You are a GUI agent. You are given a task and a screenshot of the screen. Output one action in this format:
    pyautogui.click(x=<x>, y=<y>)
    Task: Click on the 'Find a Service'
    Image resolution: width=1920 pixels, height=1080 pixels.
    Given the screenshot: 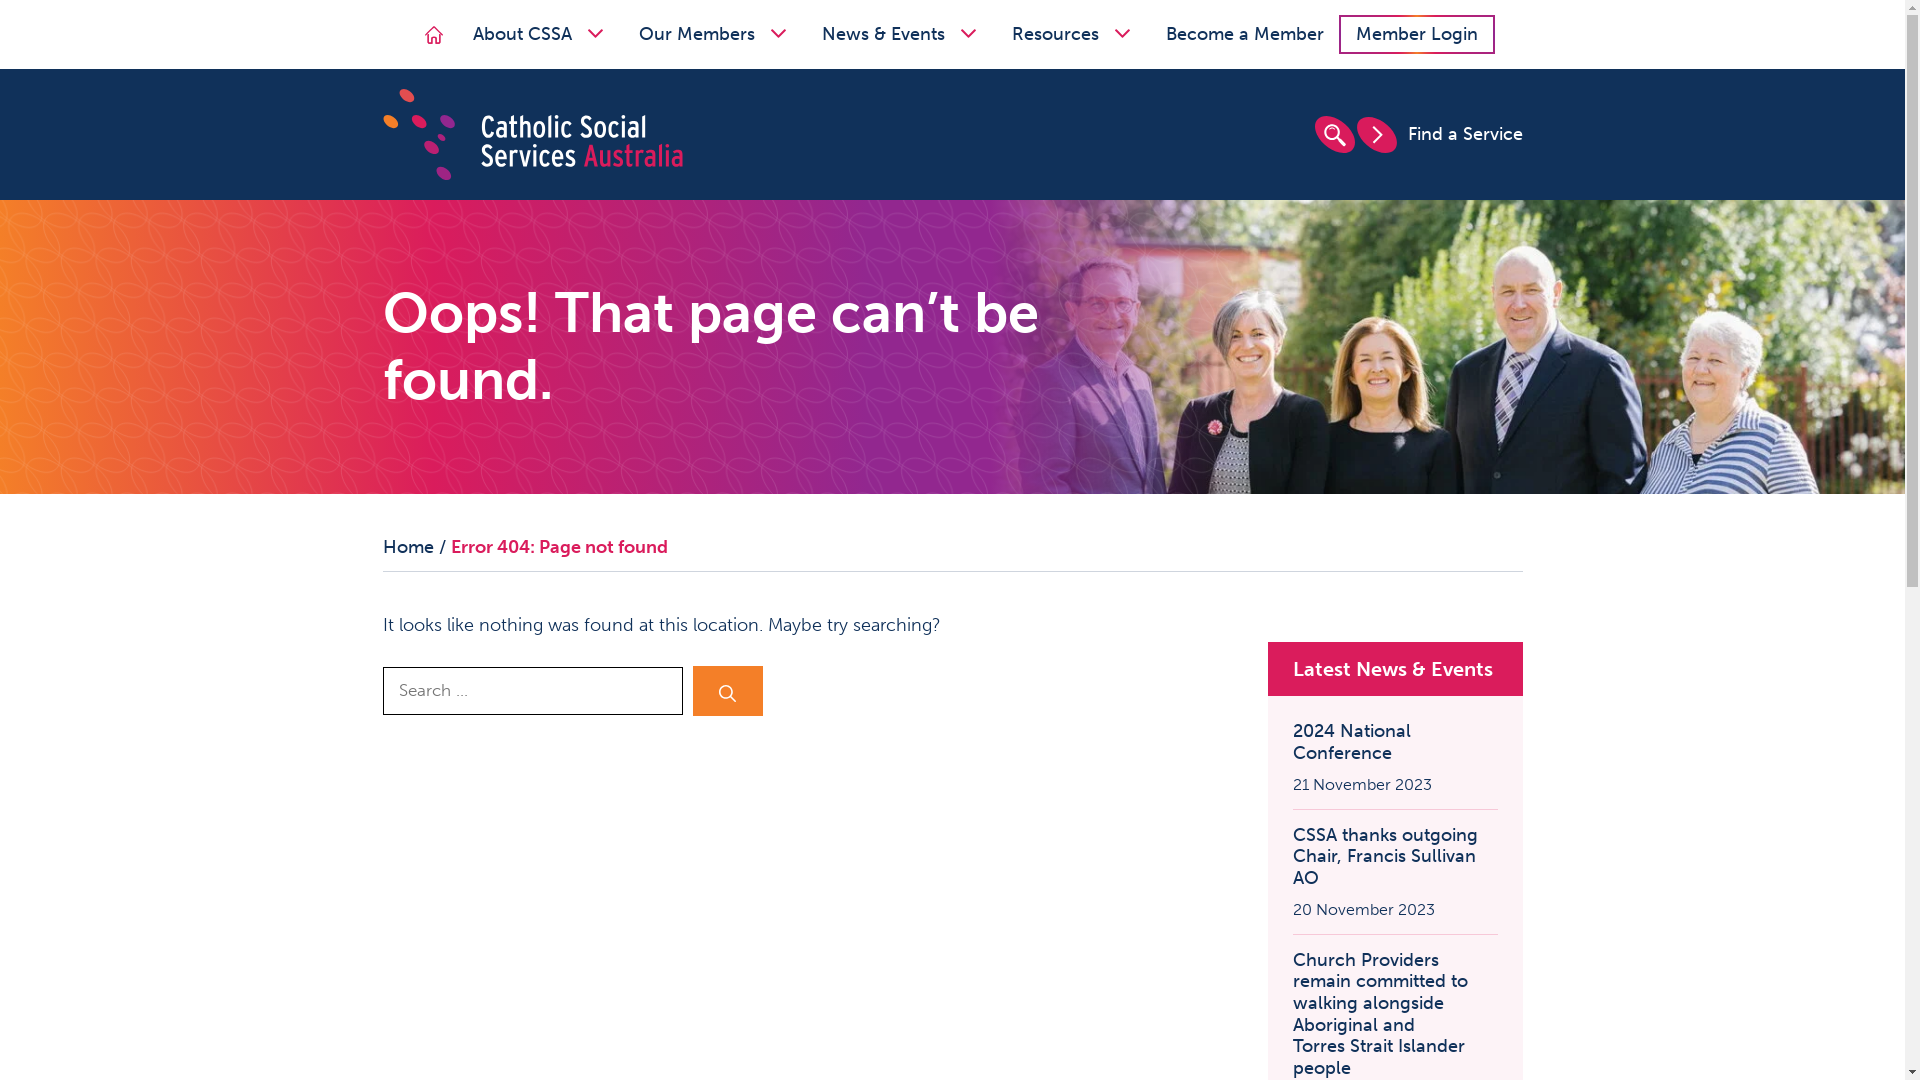 What is the action you would take?
    pyautogui.click(x=1437, y=134)
    